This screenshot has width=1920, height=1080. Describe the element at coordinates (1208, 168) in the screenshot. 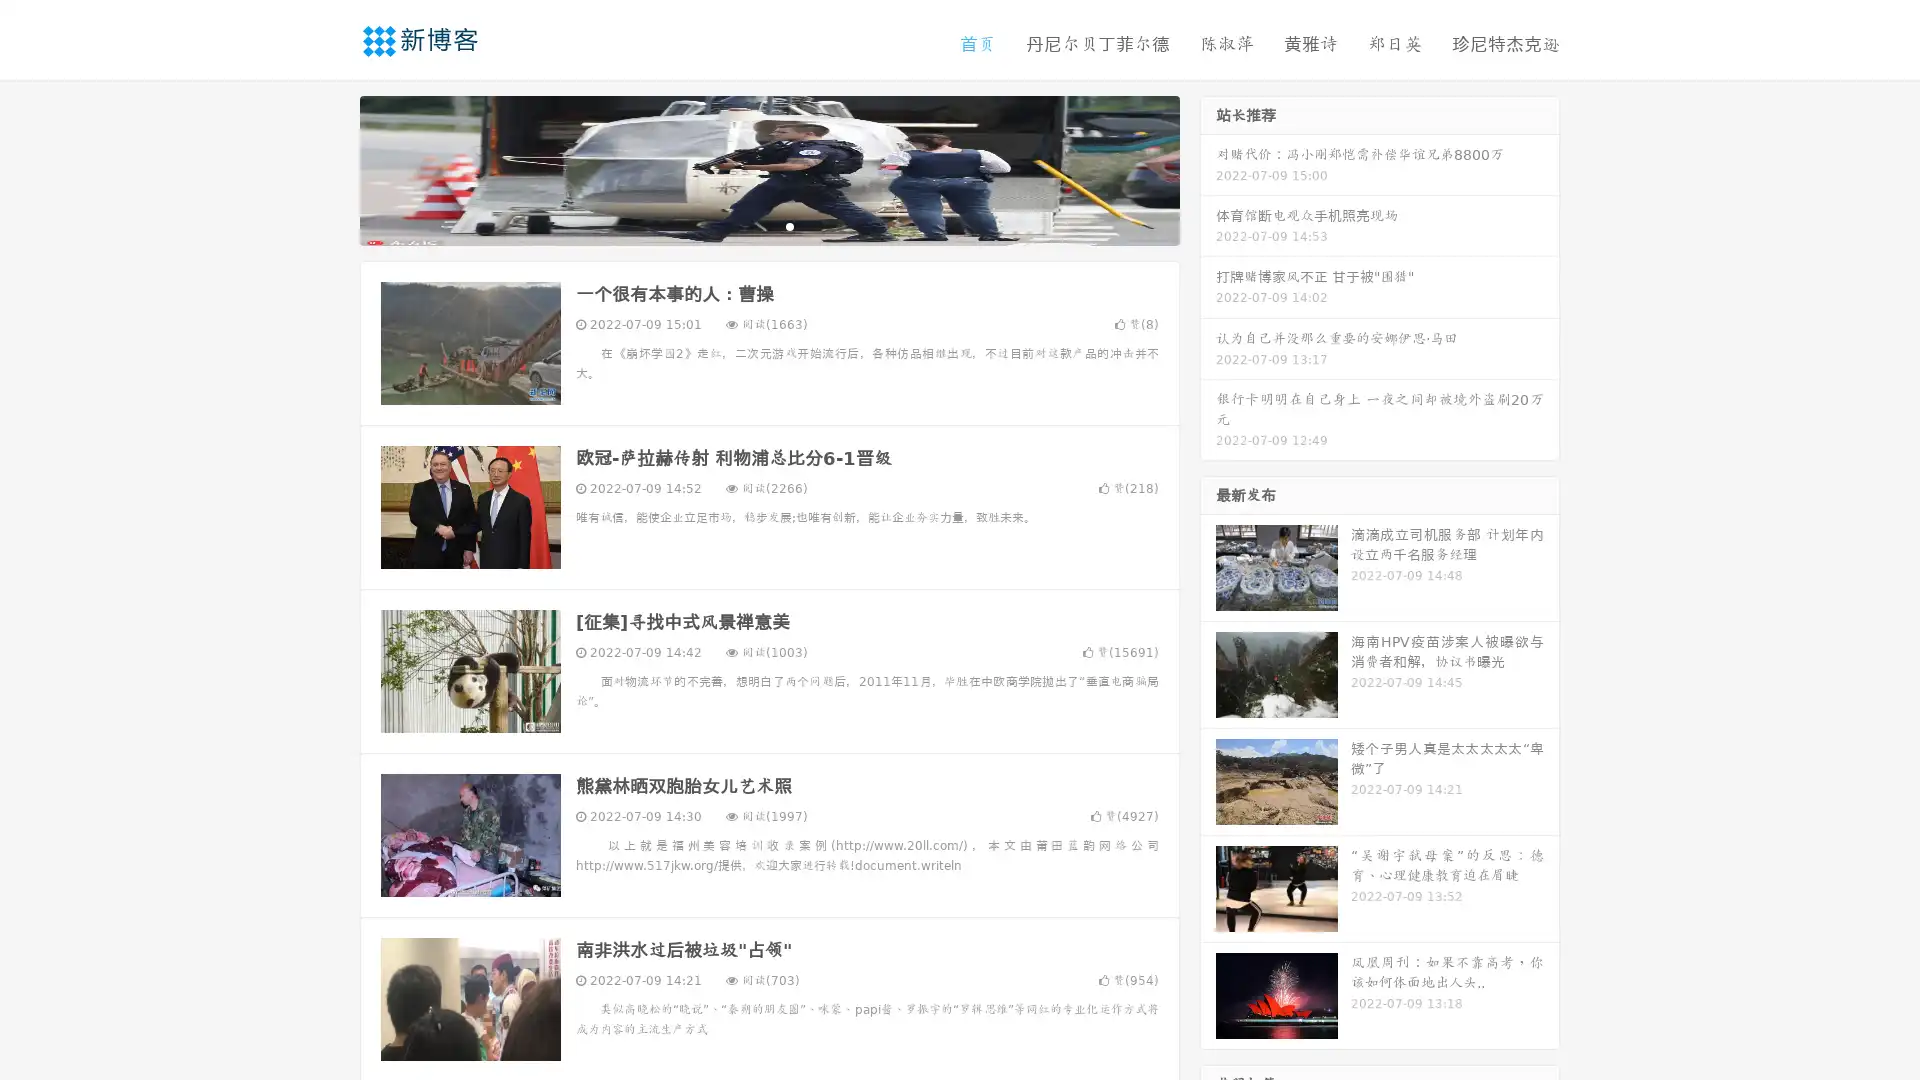

I see `Next slide` at that location.